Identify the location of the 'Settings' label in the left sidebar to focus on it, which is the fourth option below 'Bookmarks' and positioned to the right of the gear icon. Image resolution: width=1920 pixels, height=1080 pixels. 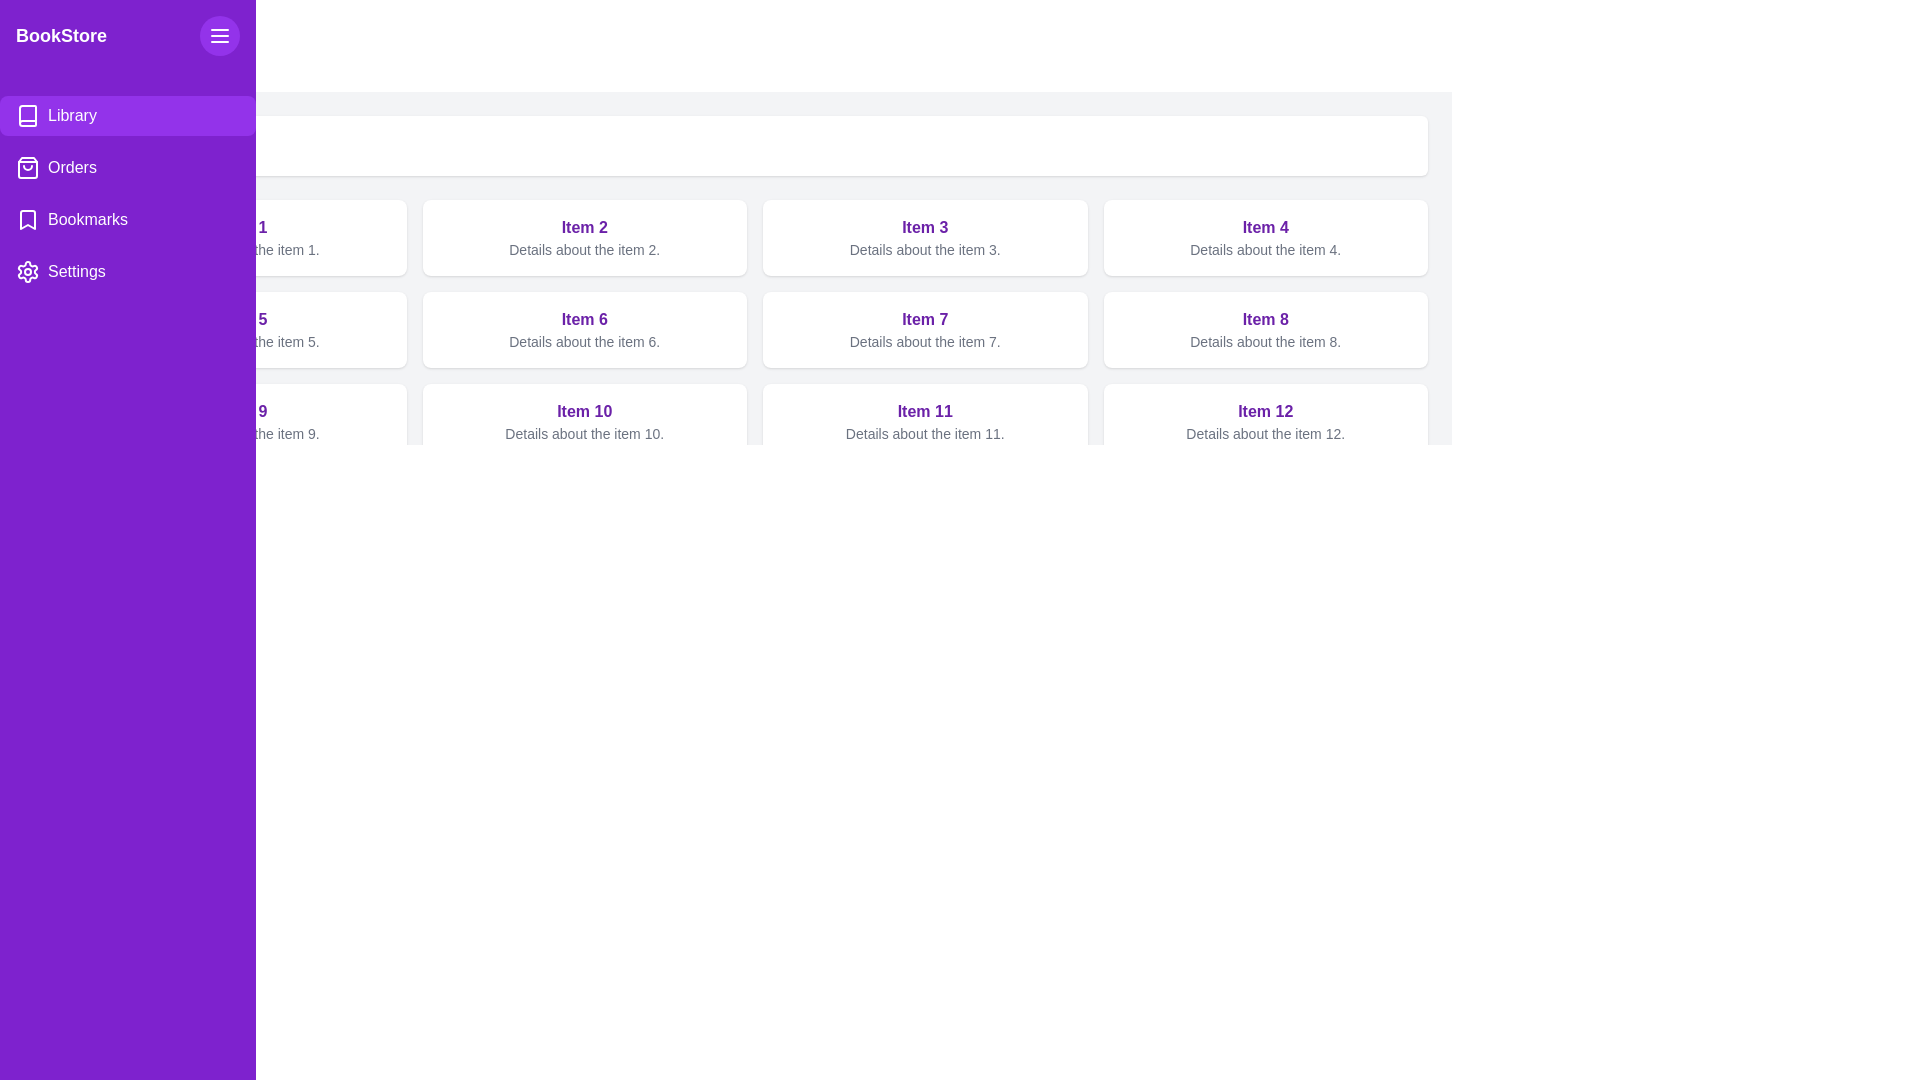
(76, 272).